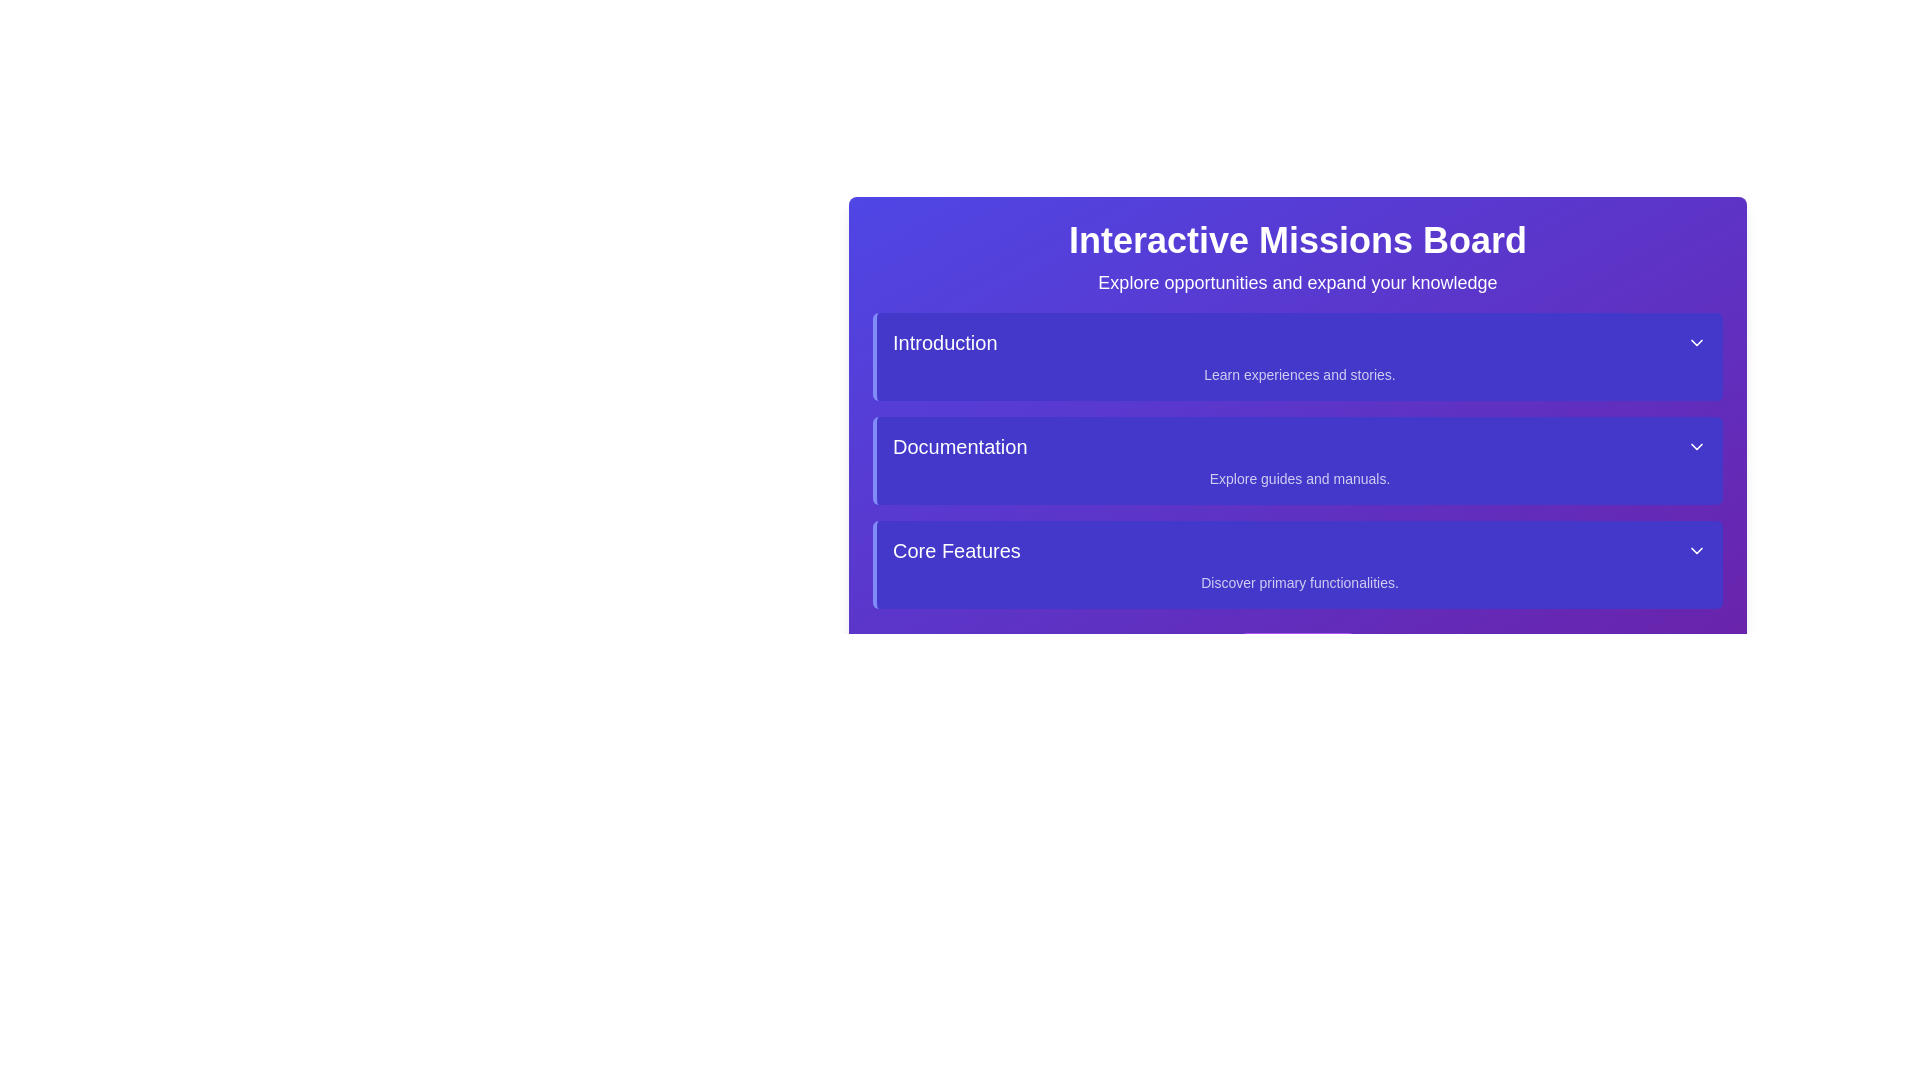 Image resolution: width=1920 pixels, height=1080 pixels. Describe the element at coordinates (1300, 374) in the screenshot. I see `the text element that contains 'Learn experiences and stories.' styled in a small font within the 'Introduction' section with an indigo background` at that location.